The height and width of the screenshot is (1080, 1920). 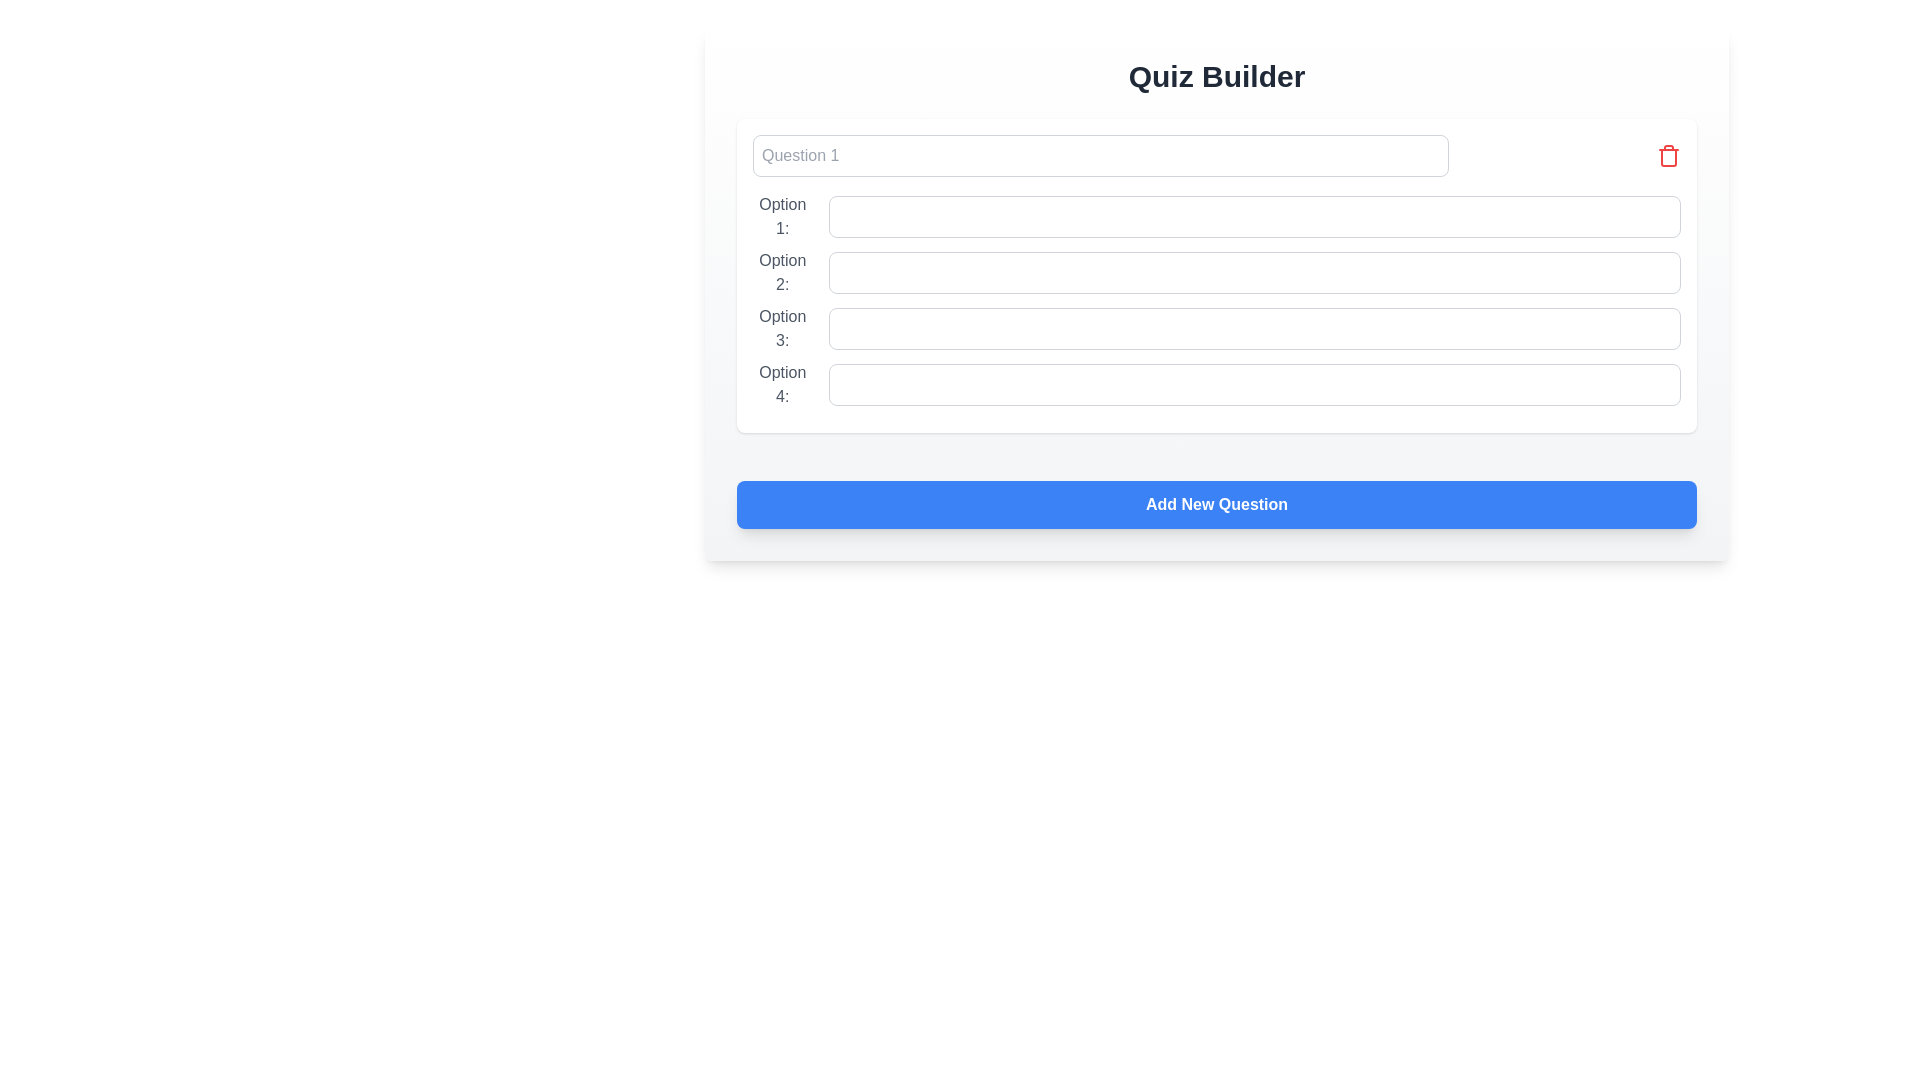 I want to click on the label displaying 'Option 1:' which is styled in gray and positioned at the top left corner of the quiz options group, so click(x=781, y=216).